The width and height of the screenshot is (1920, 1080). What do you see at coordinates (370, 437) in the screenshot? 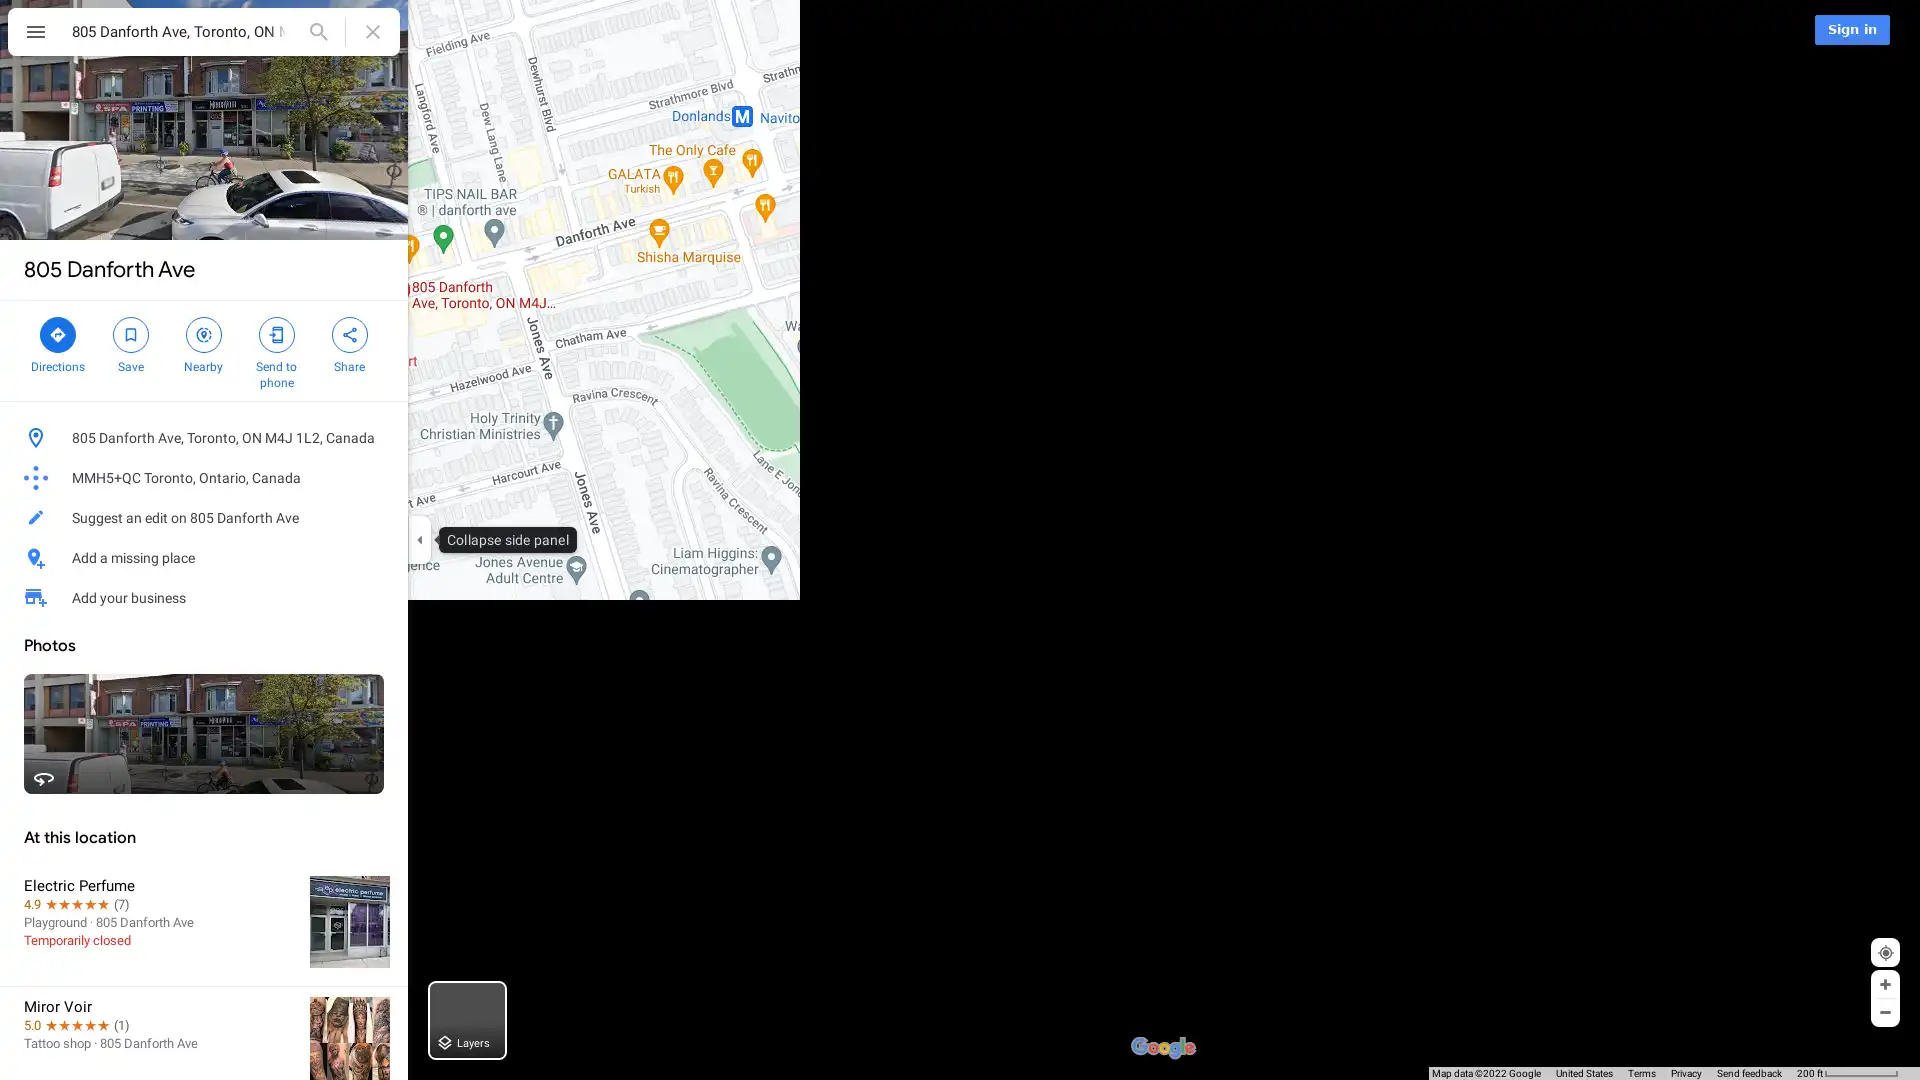
I see `Copy address` at bounding box center [370, 437].